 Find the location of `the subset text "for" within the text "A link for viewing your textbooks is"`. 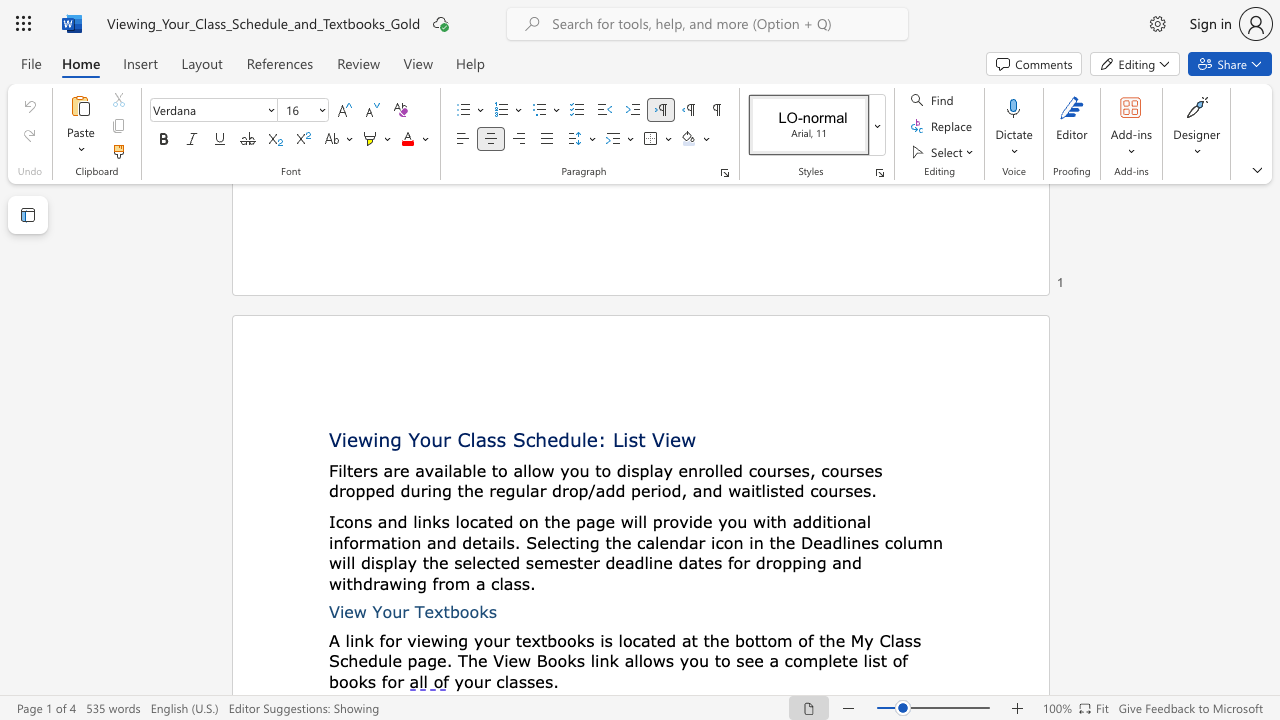

the subset text "for" within the text "A link for viewing your textbooks is" is located at coordinates (379, 640).